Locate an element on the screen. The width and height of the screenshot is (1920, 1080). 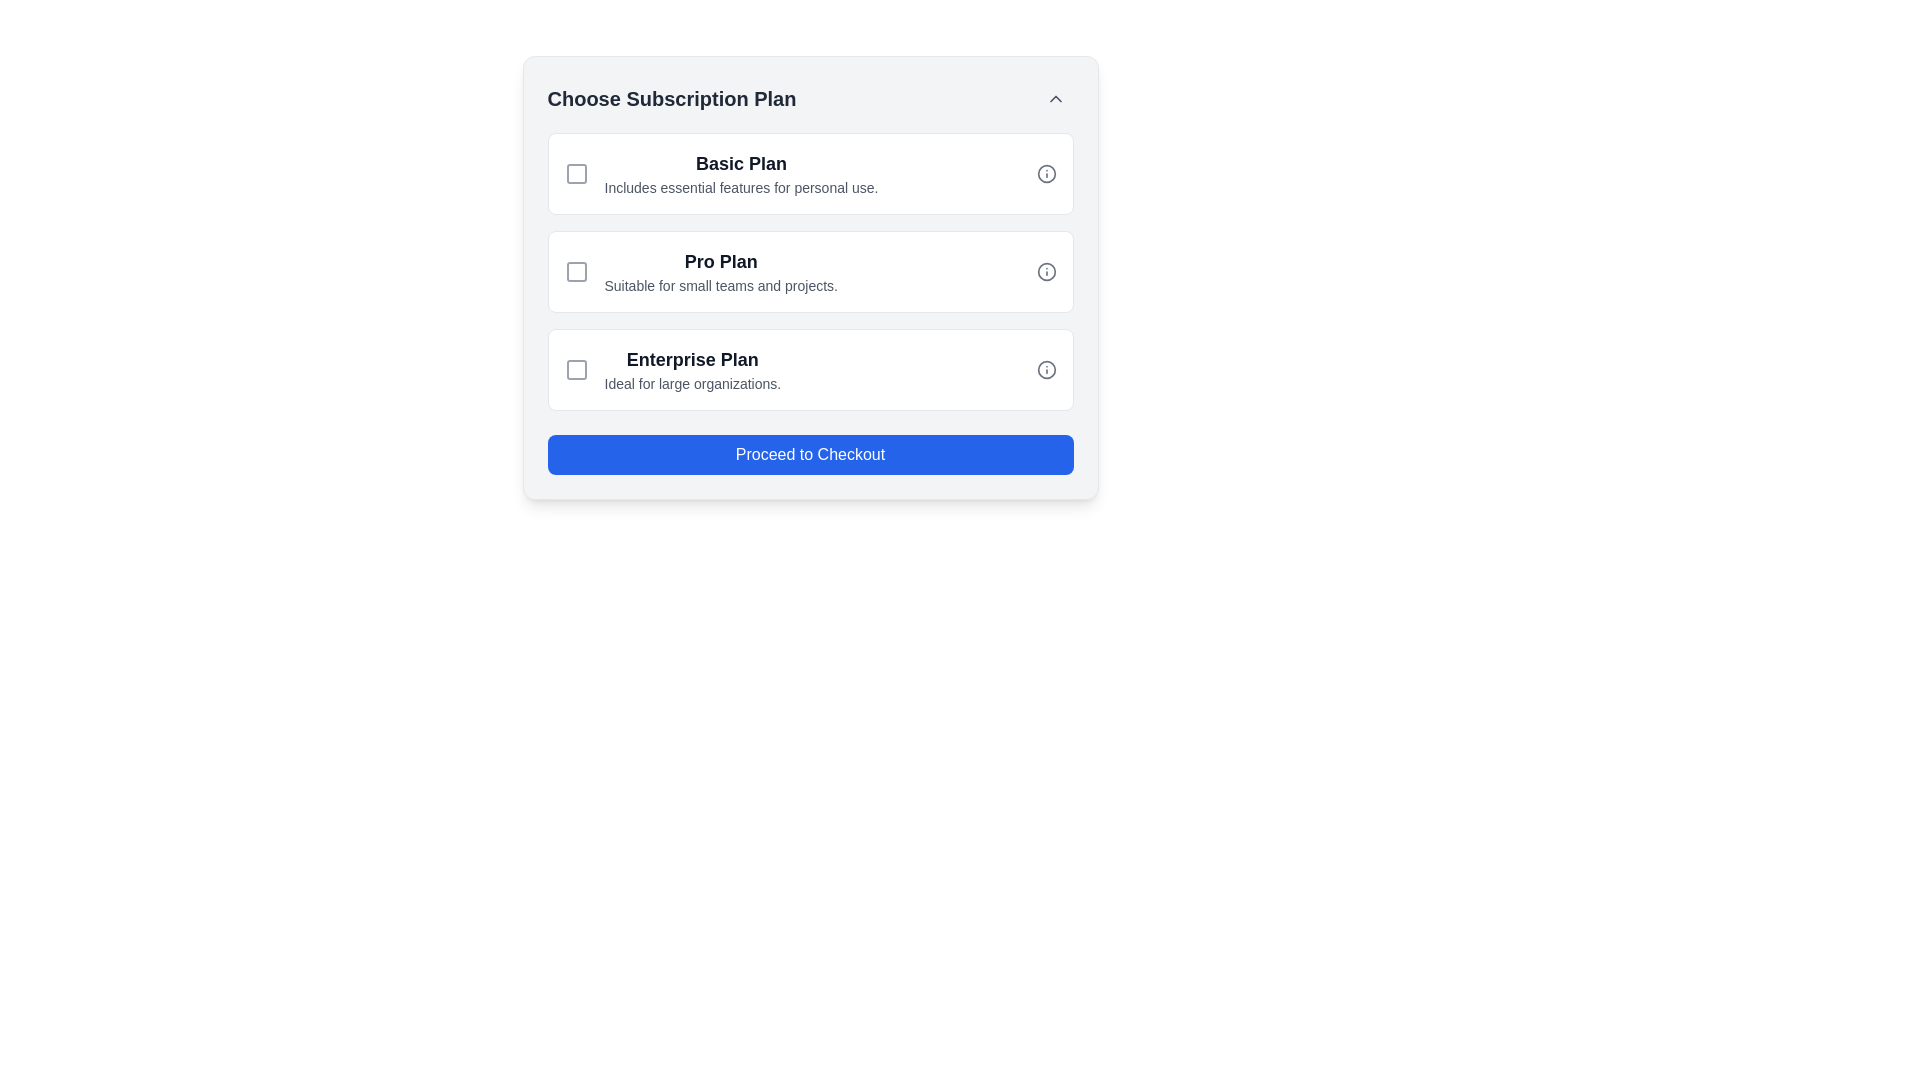
the primary checkout button located at the bottom of the subscription selection panel is located at coordinates (810, 455).